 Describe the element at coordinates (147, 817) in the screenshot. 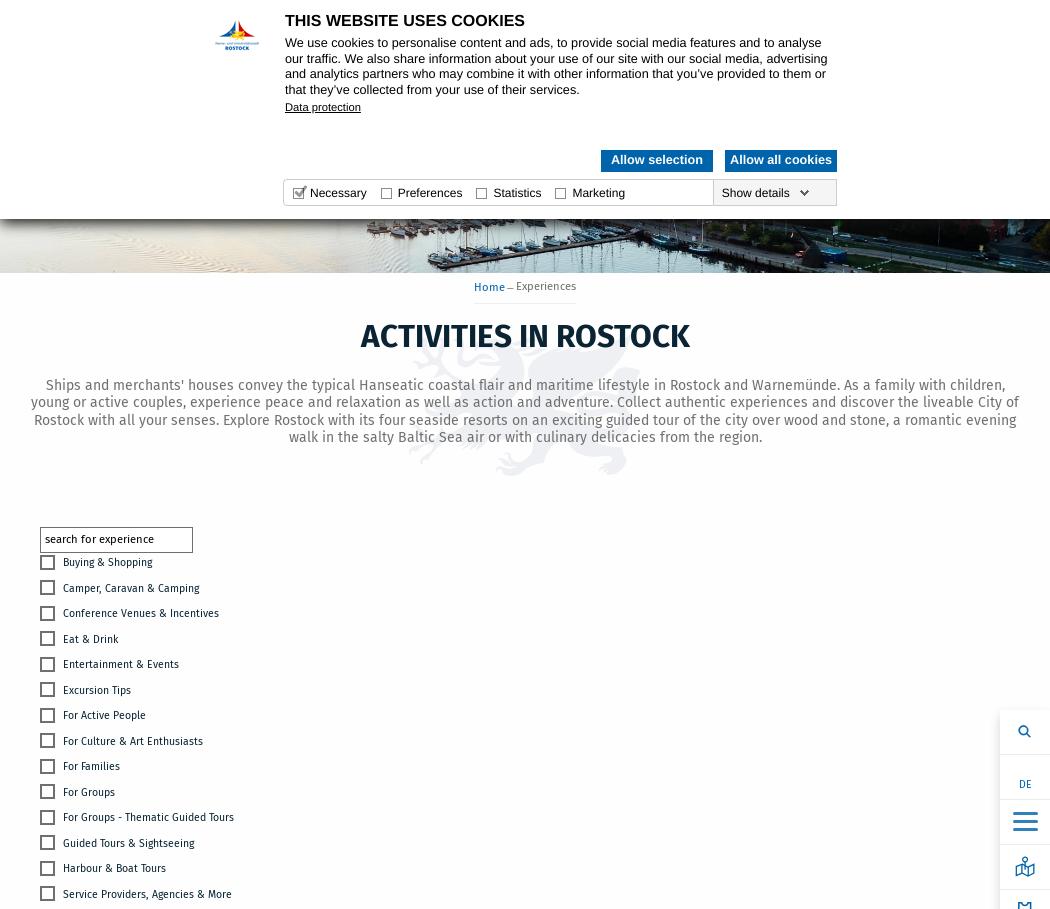

I see `'For Groups - Thematic Guided Tours'` at that location.